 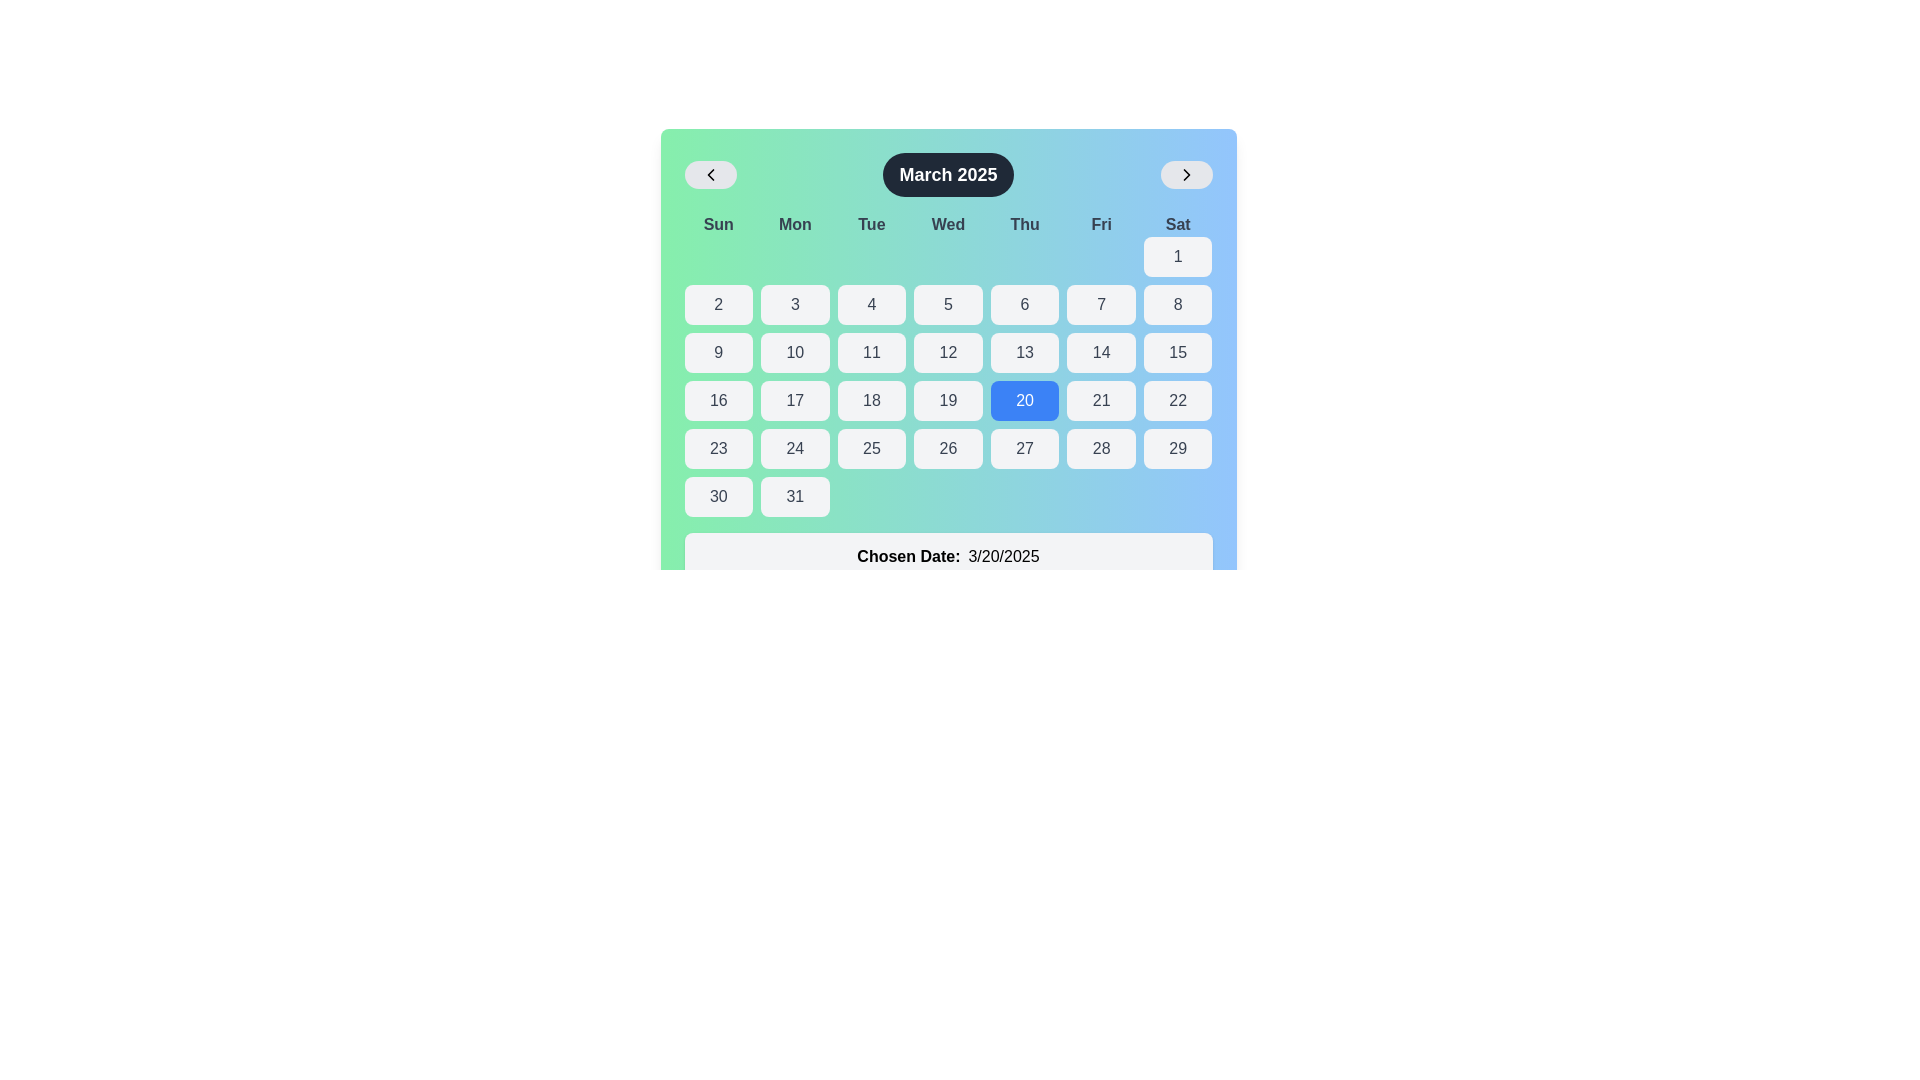 What do you see at coordinates (947, 447) in the screenshot?
I see `the date button representing '26' in the calendar interface` at bounding box center [947, 447].